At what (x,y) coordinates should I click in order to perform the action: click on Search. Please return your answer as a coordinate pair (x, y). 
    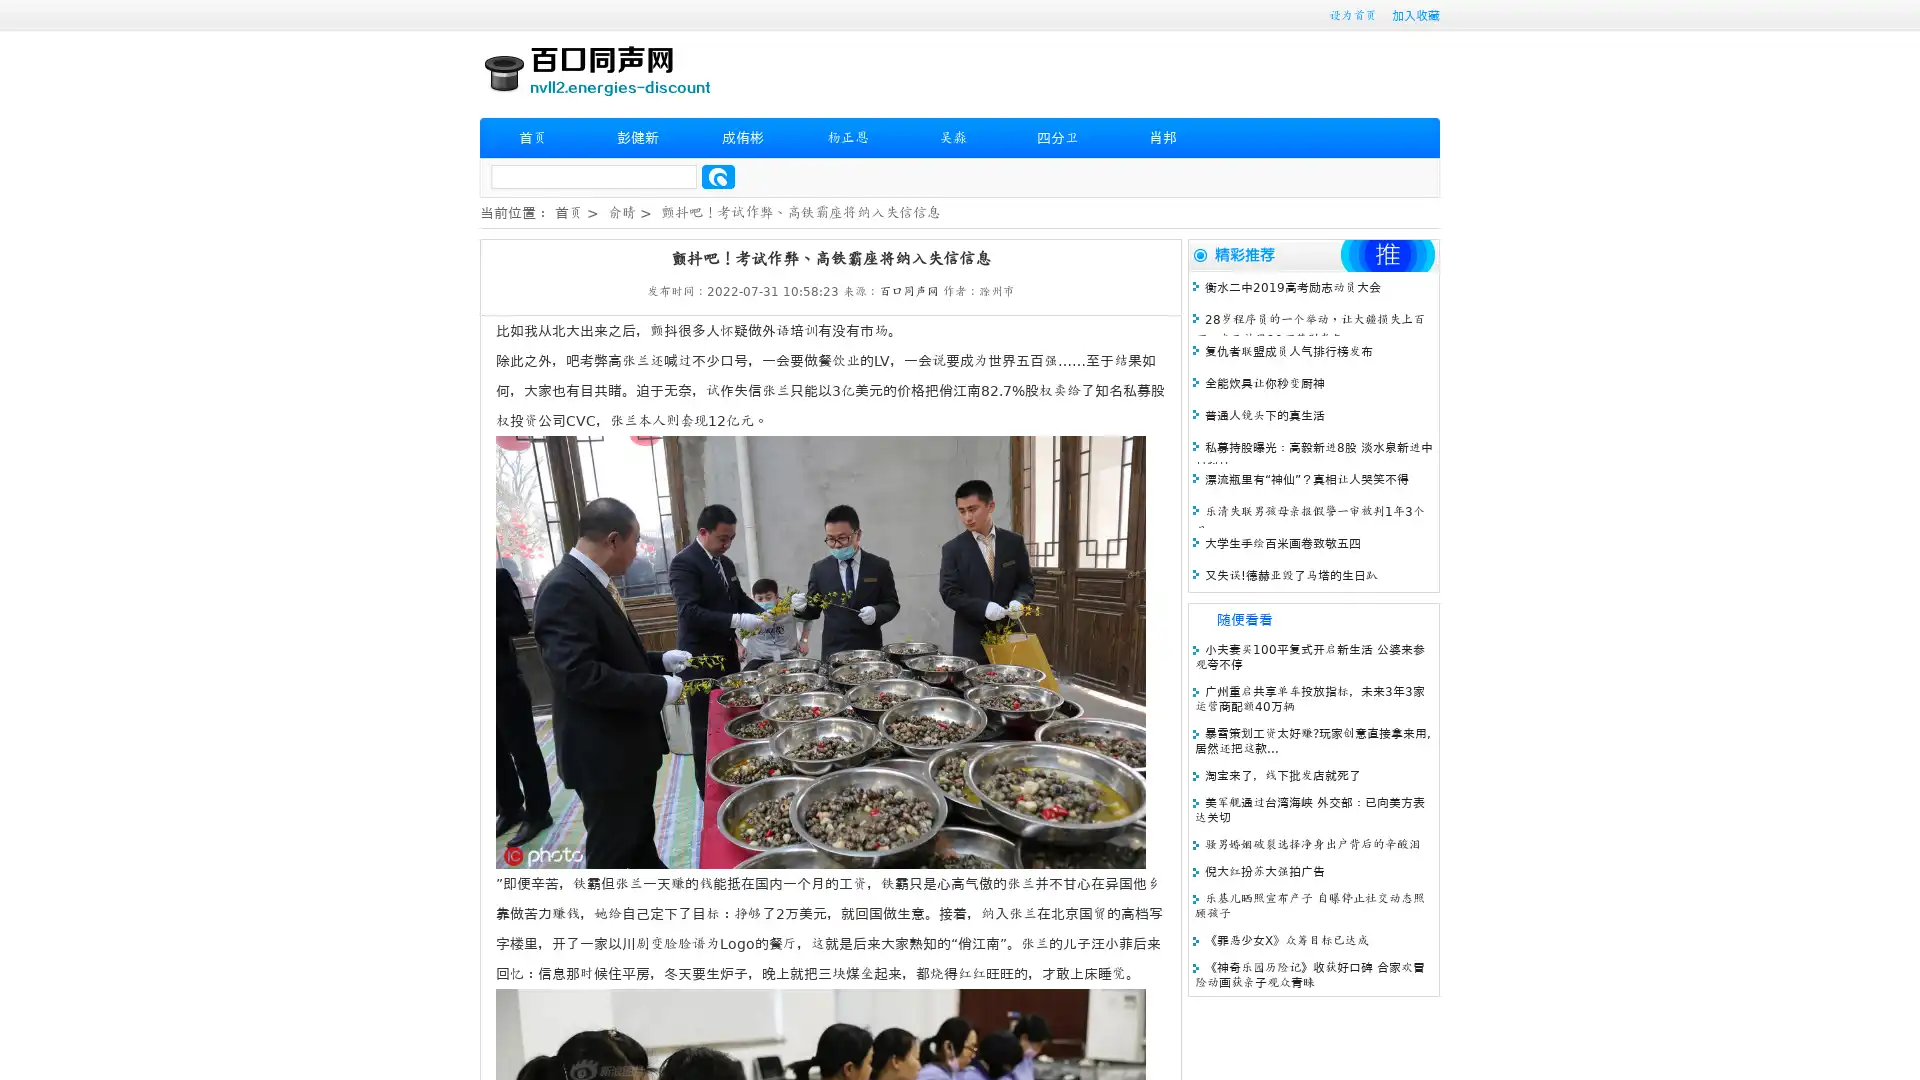
    Looking at the image, I should click on (718, 176).